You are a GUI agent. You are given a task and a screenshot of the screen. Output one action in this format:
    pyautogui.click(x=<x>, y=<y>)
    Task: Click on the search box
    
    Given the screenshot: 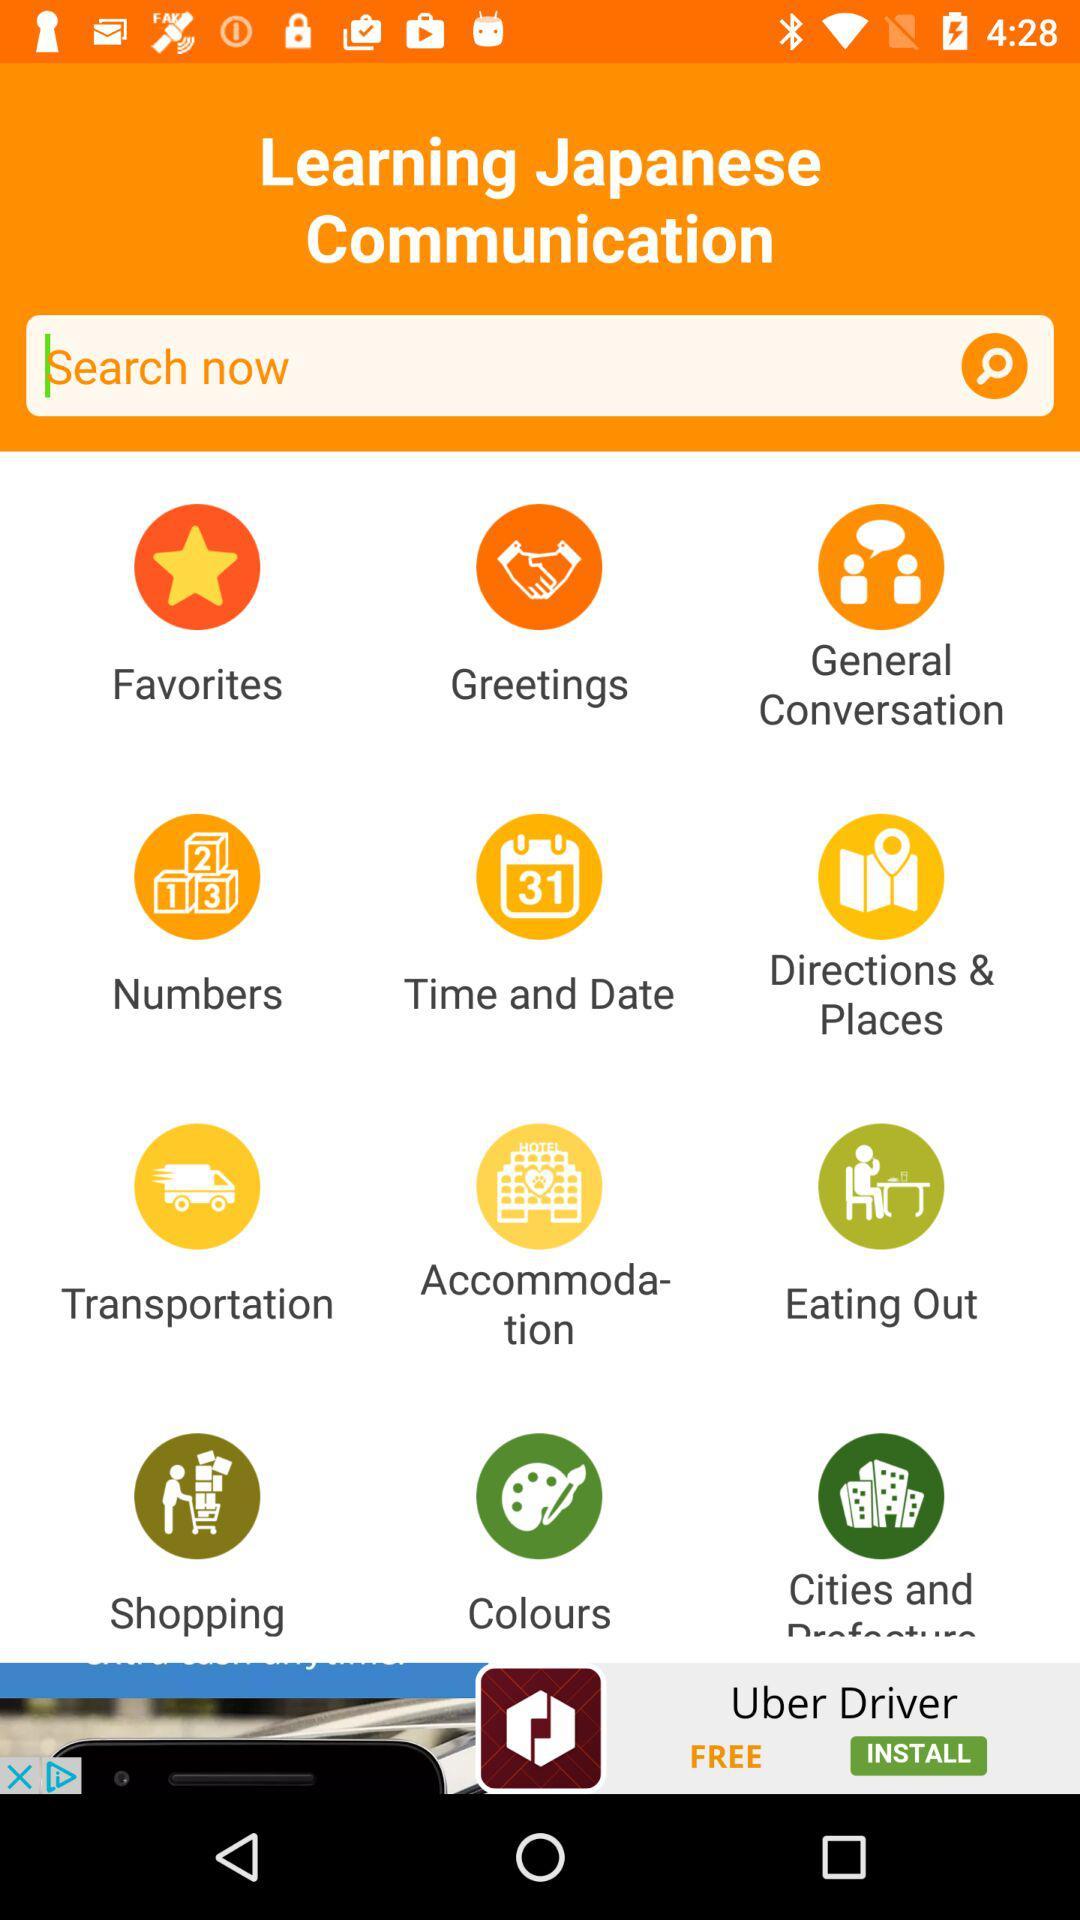 What is the action you would take?
    pyautogui.click(x=540, y=365)
    